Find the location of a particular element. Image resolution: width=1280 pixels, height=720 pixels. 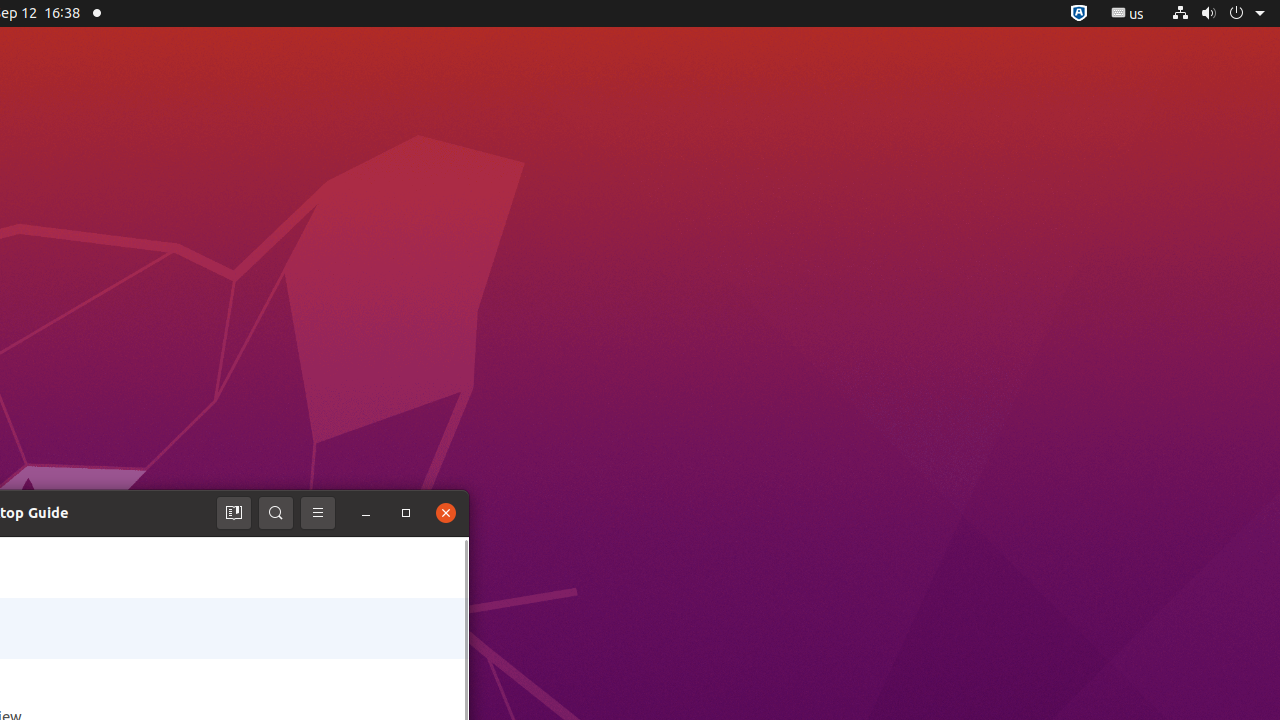

'Minimize' is located at coordinates (365, 512).